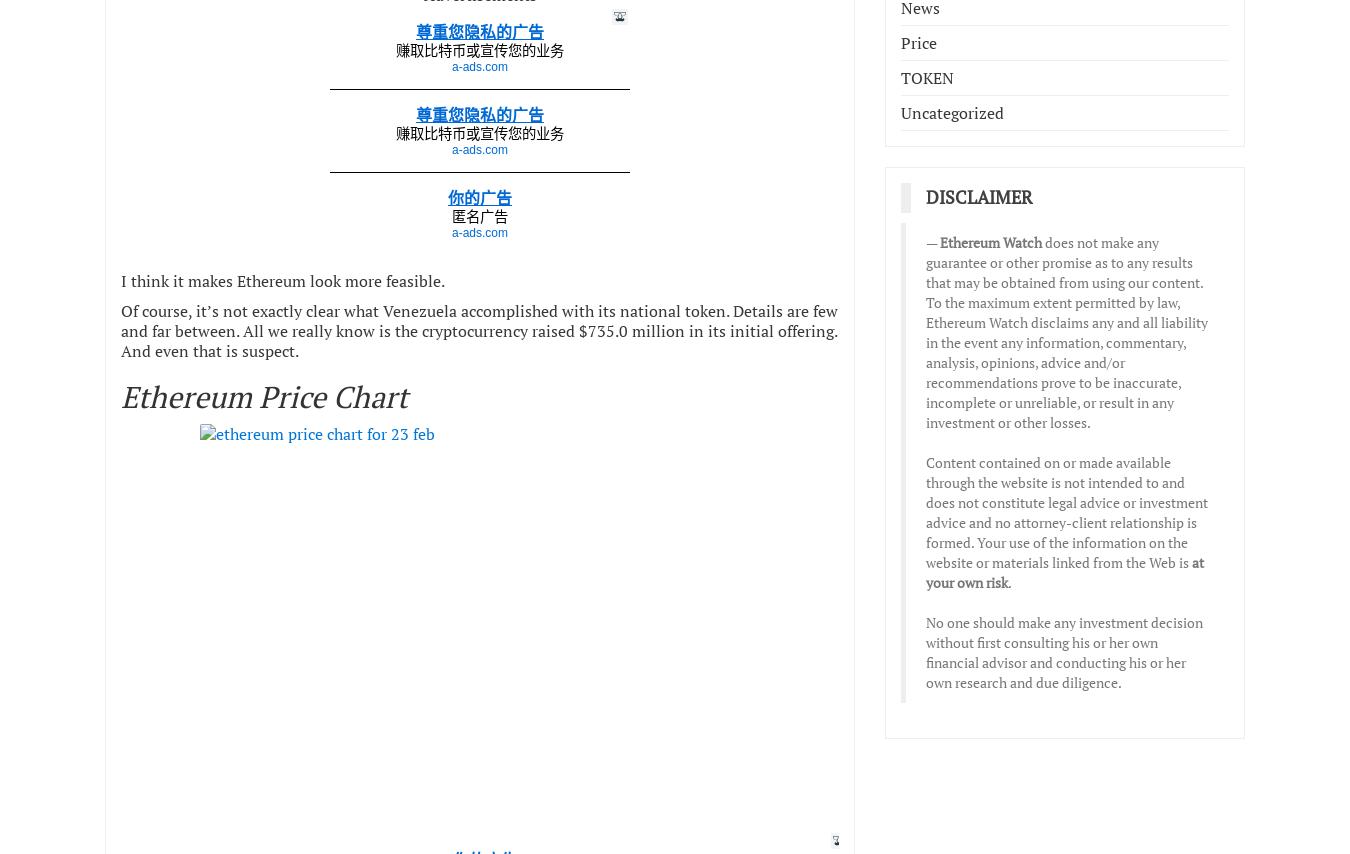 This screenshot has width=1350, height=854. What do you see at coordinates (924, 510) in the screenshot?
I see `'Content contained on or made available through the website is not intended to and does not constitute legal advice or investment advice and no attorney-client relationship is formed. Your use of the information on the website or materials linked from the Web is'` at bounding box center [924, 510].